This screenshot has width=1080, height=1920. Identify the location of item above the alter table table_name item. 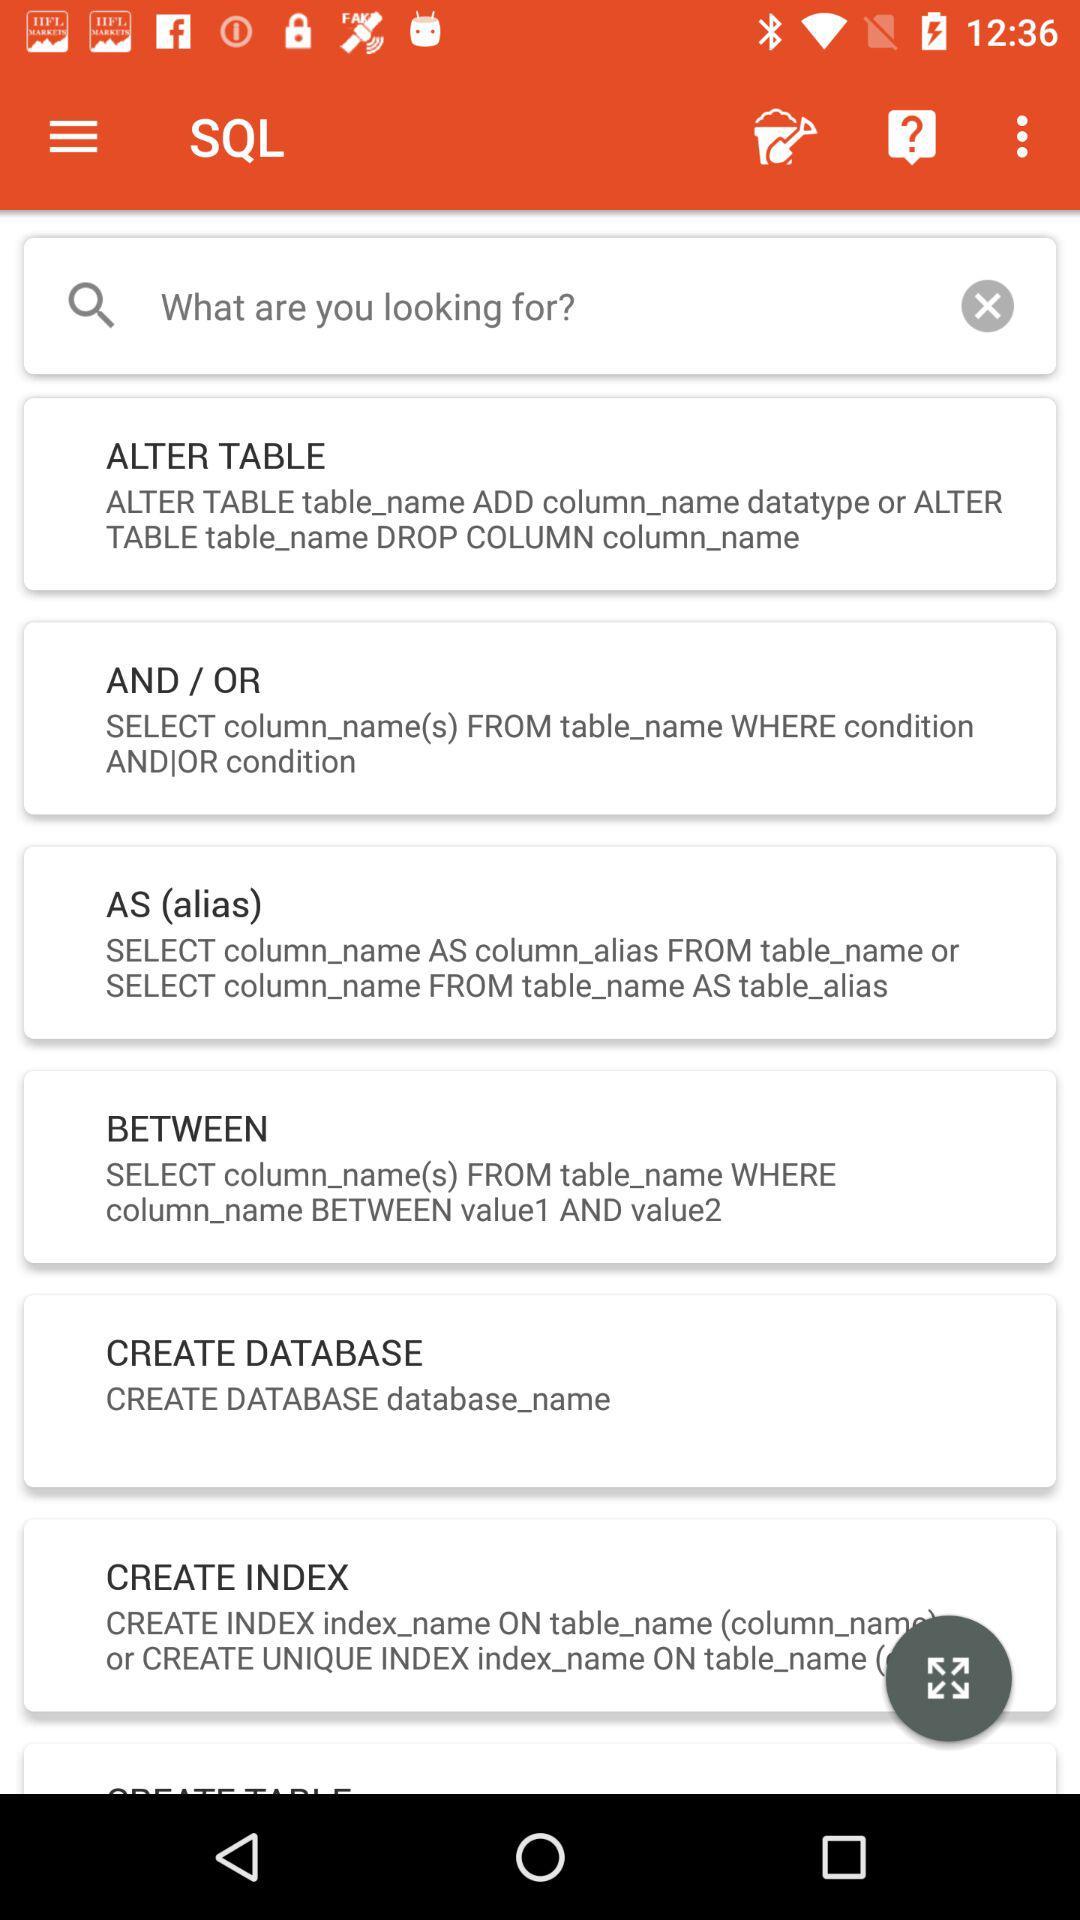
(986, 305).